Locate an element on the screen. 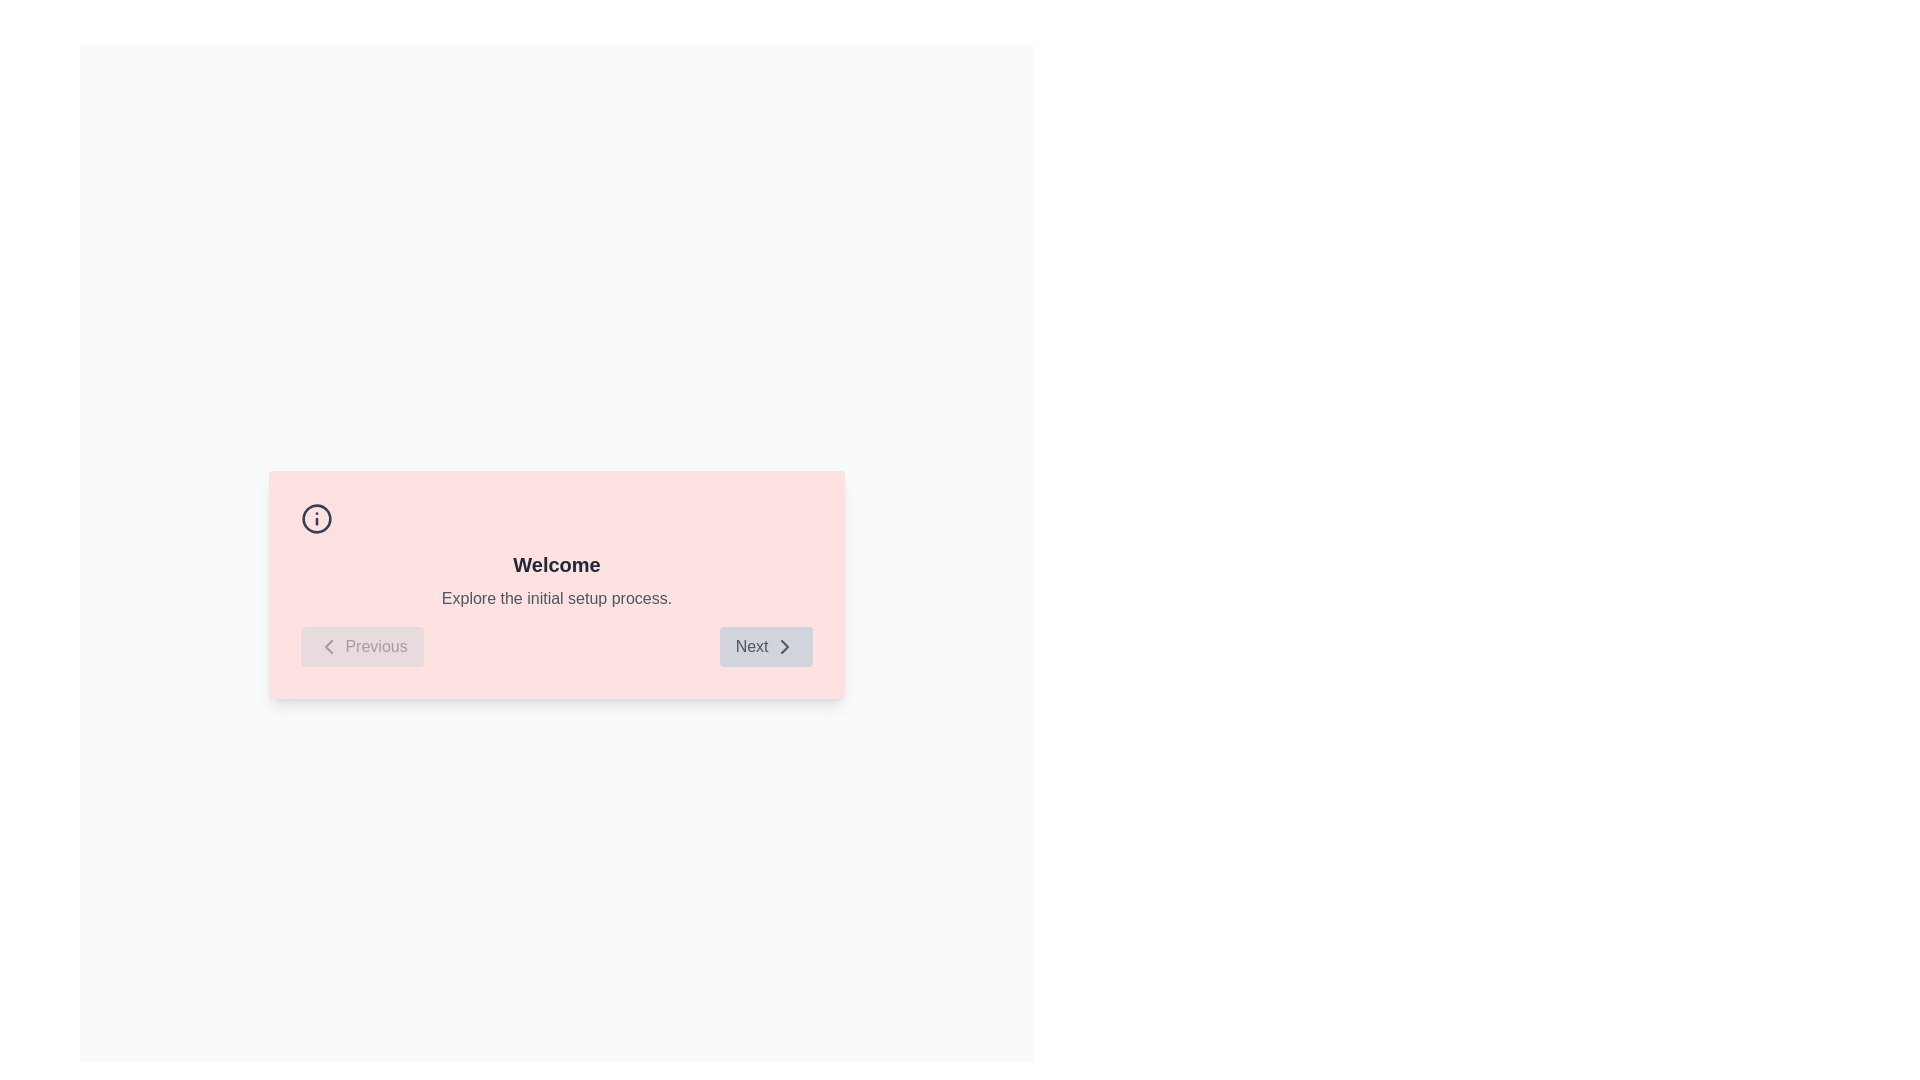 The image size is (1920, 1080). the arrow icon located in the bottom right corner of the pink dialog box, which is part of the 'Next' button is located at coordinates (784, 647).